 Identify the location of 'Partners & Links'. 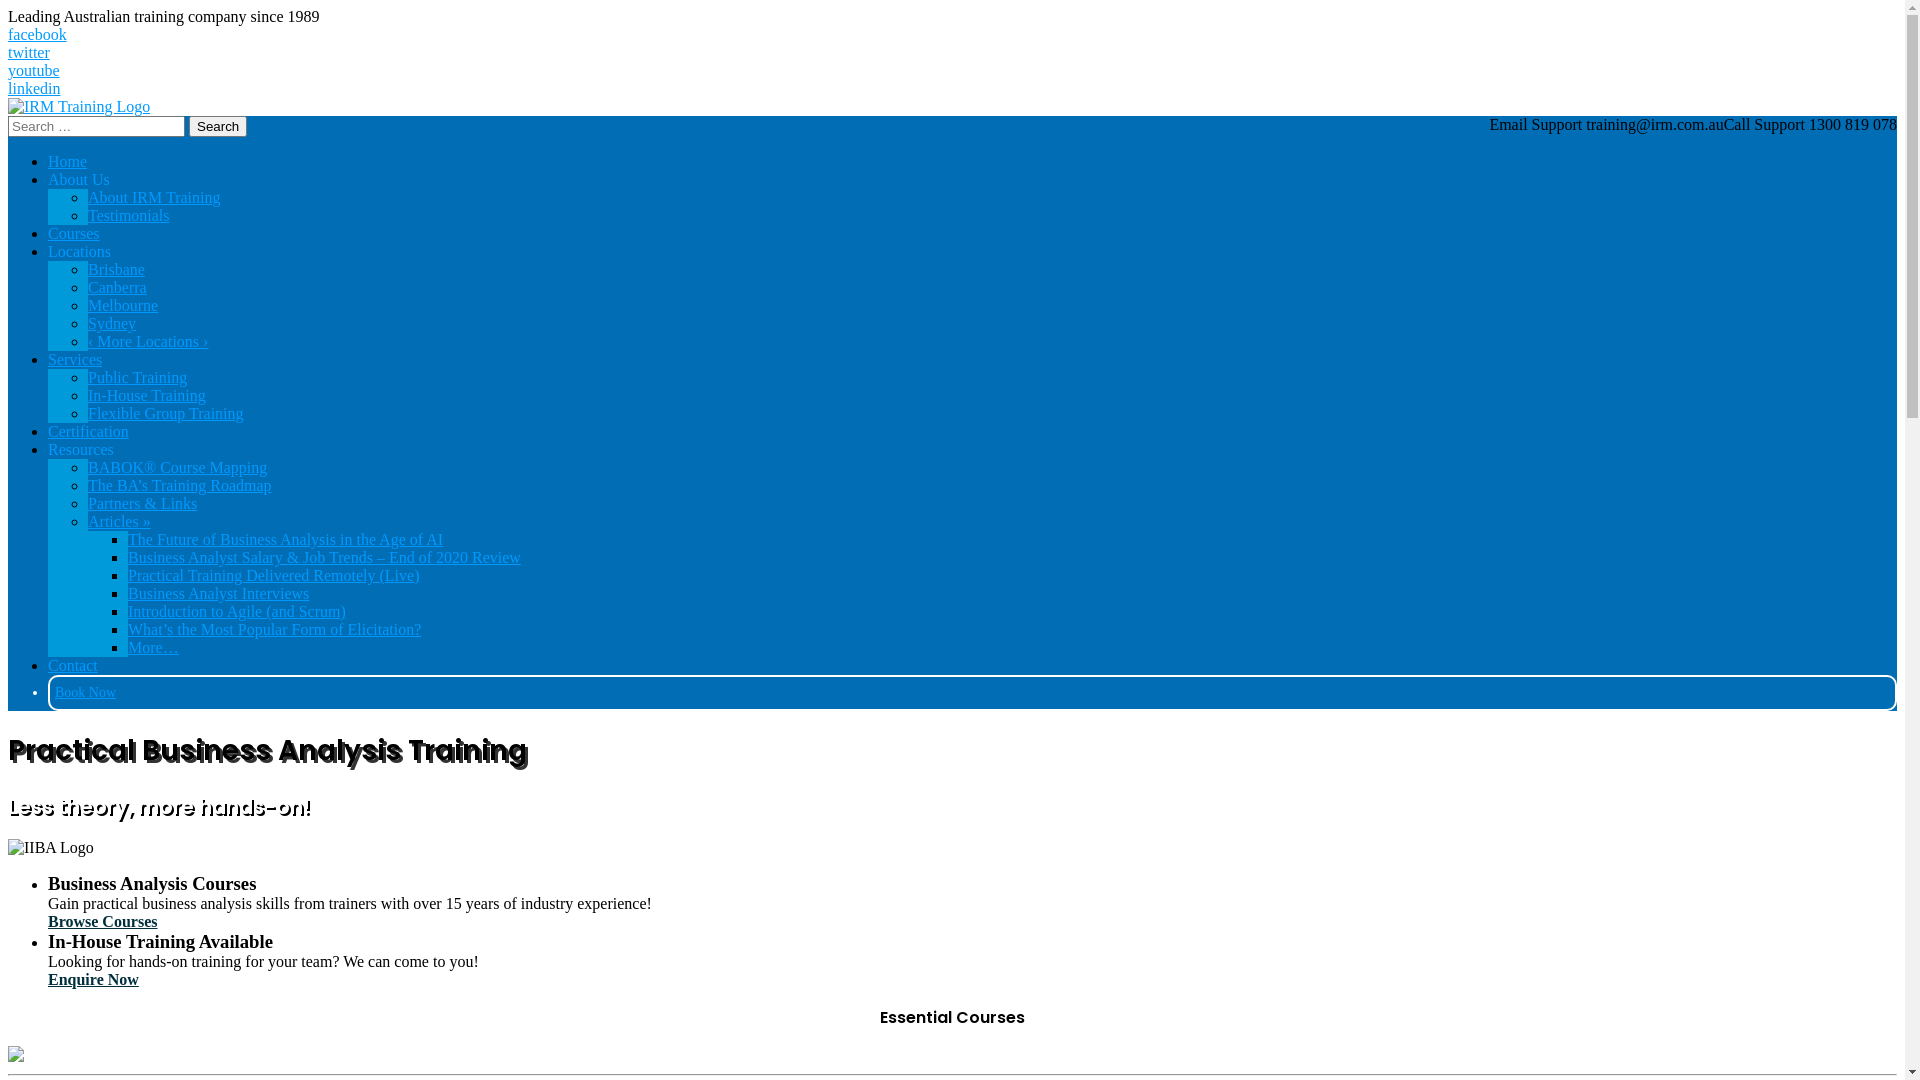
(86, 502).